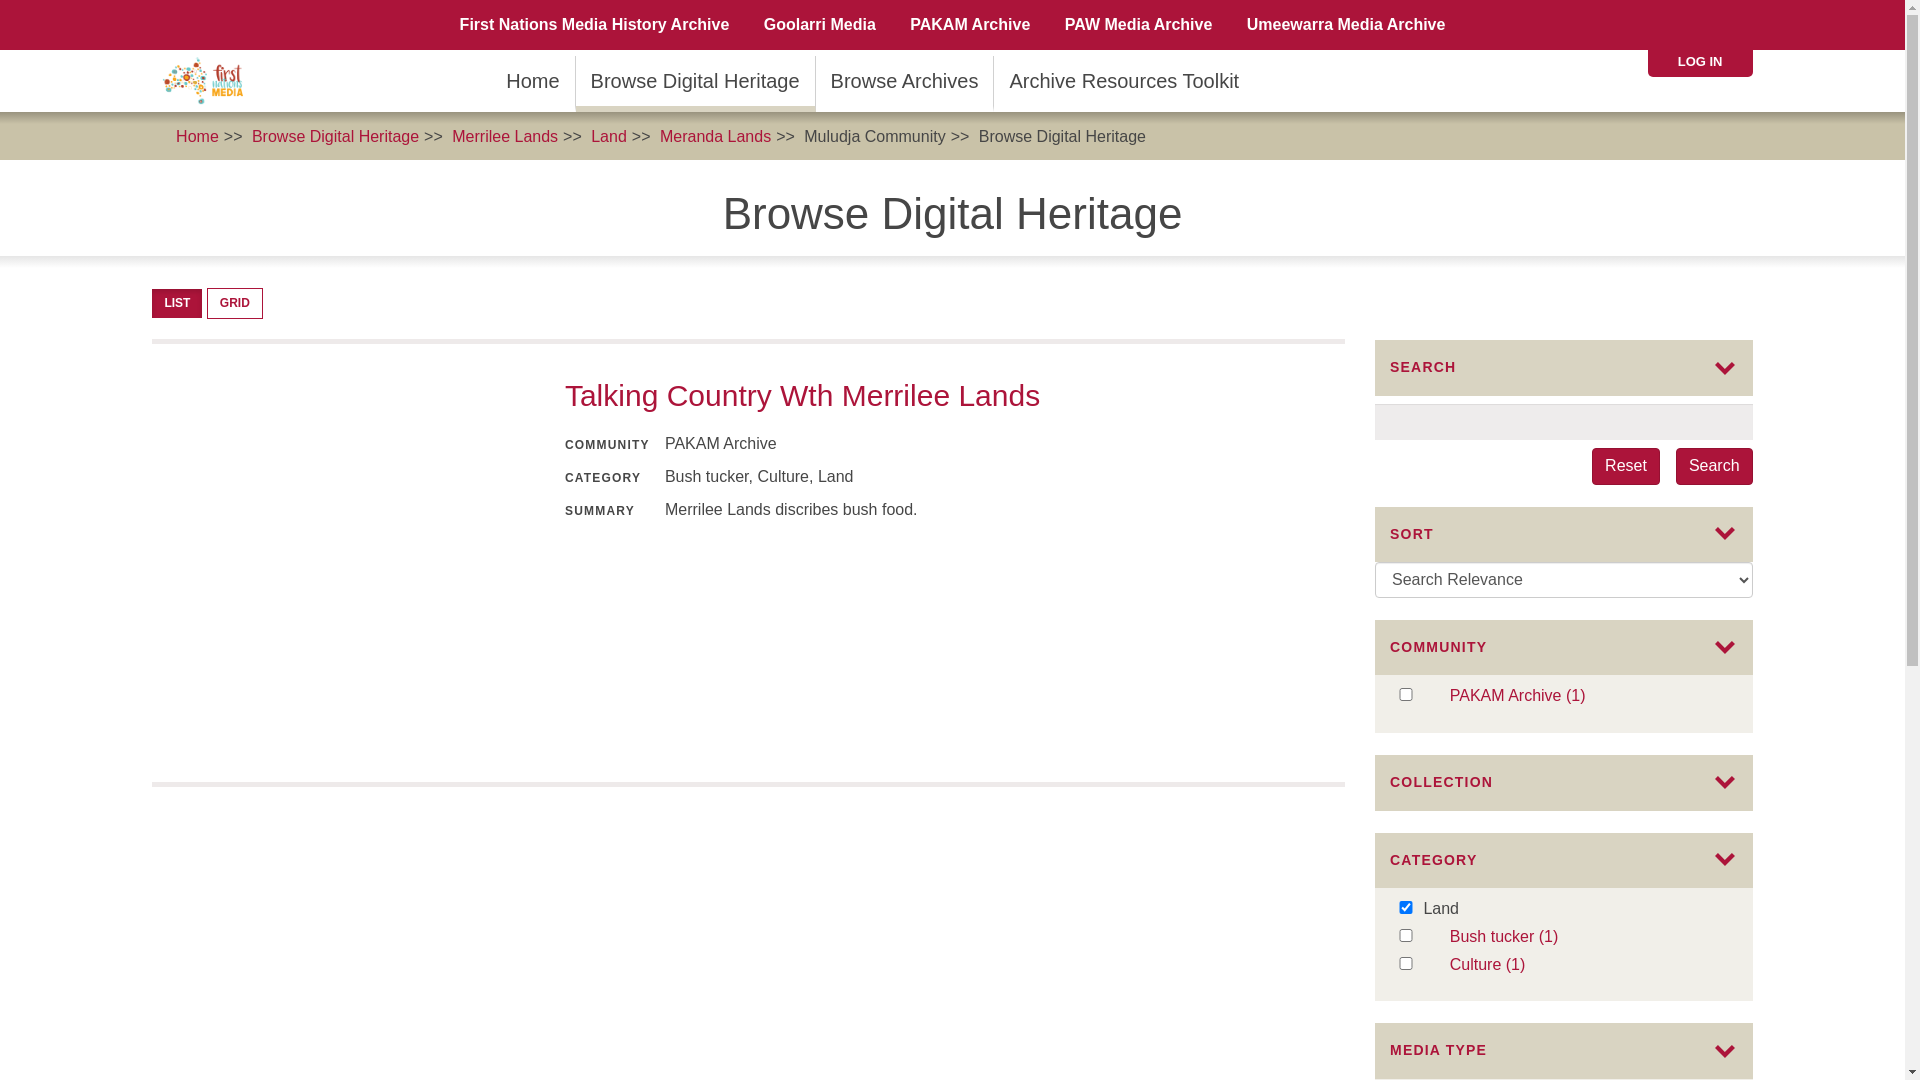 Image resolution: width=1920 pixels, height=1080 pixels. I want to click on 'Search', so click(1713, 466).